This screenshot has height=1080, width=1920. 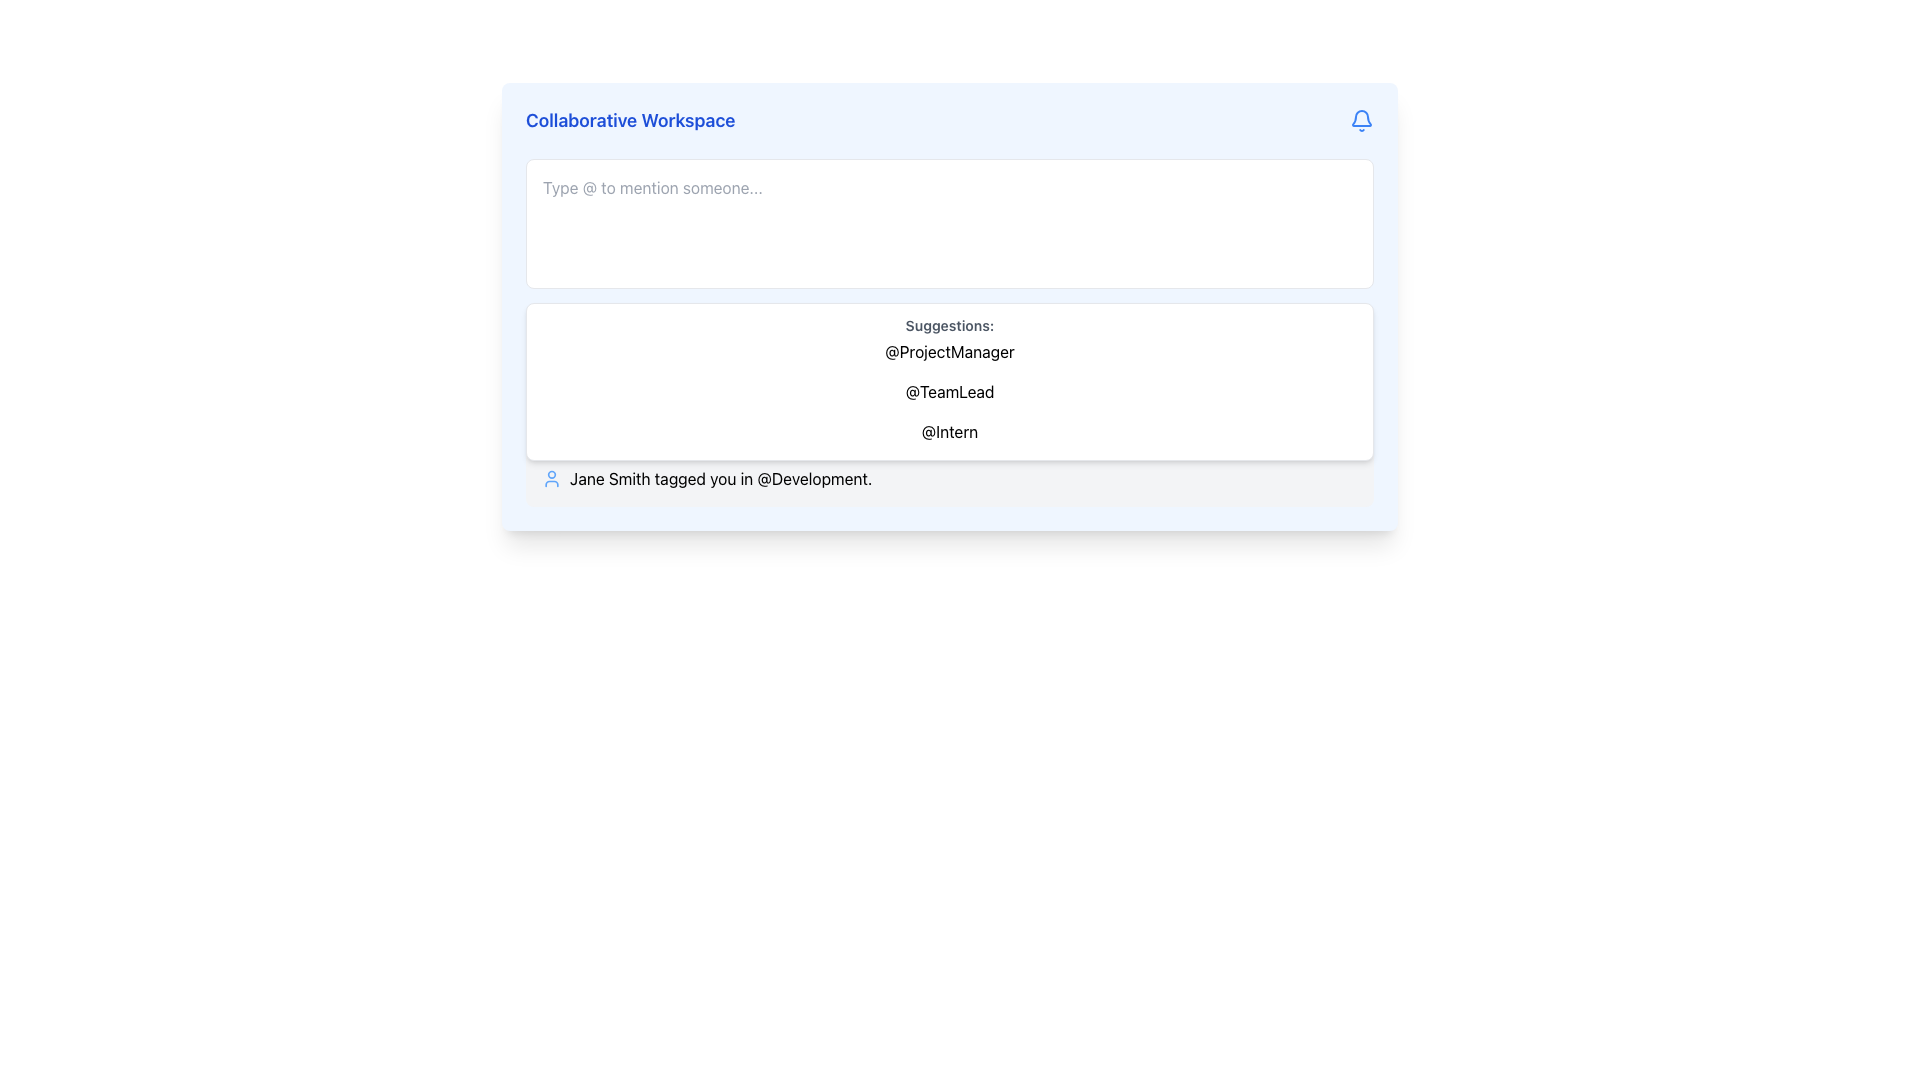 I want to click on the blue bell-shaped notification icon located in the top-right section of the 'Collaborative Workspace' interface, so click(x=1361, y=120).